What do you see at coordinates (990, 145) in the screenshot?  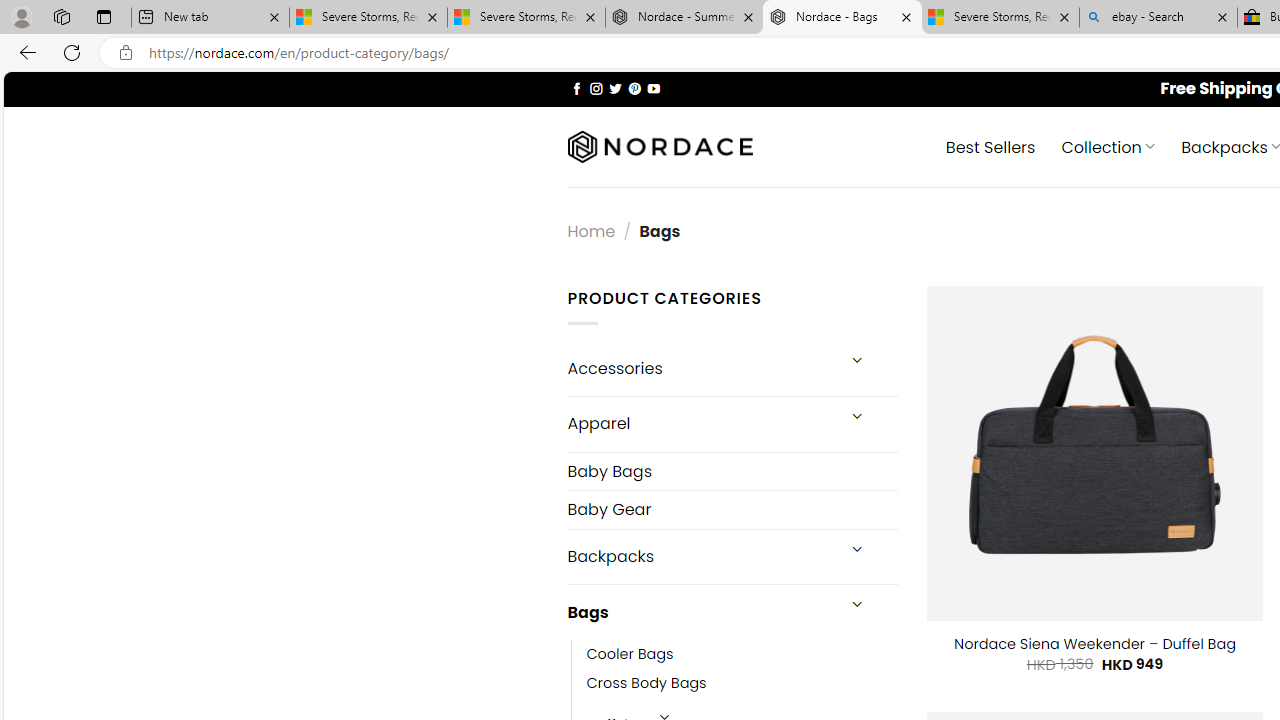 I see `'  Best Sellers'` at bounding box center [990, 145].